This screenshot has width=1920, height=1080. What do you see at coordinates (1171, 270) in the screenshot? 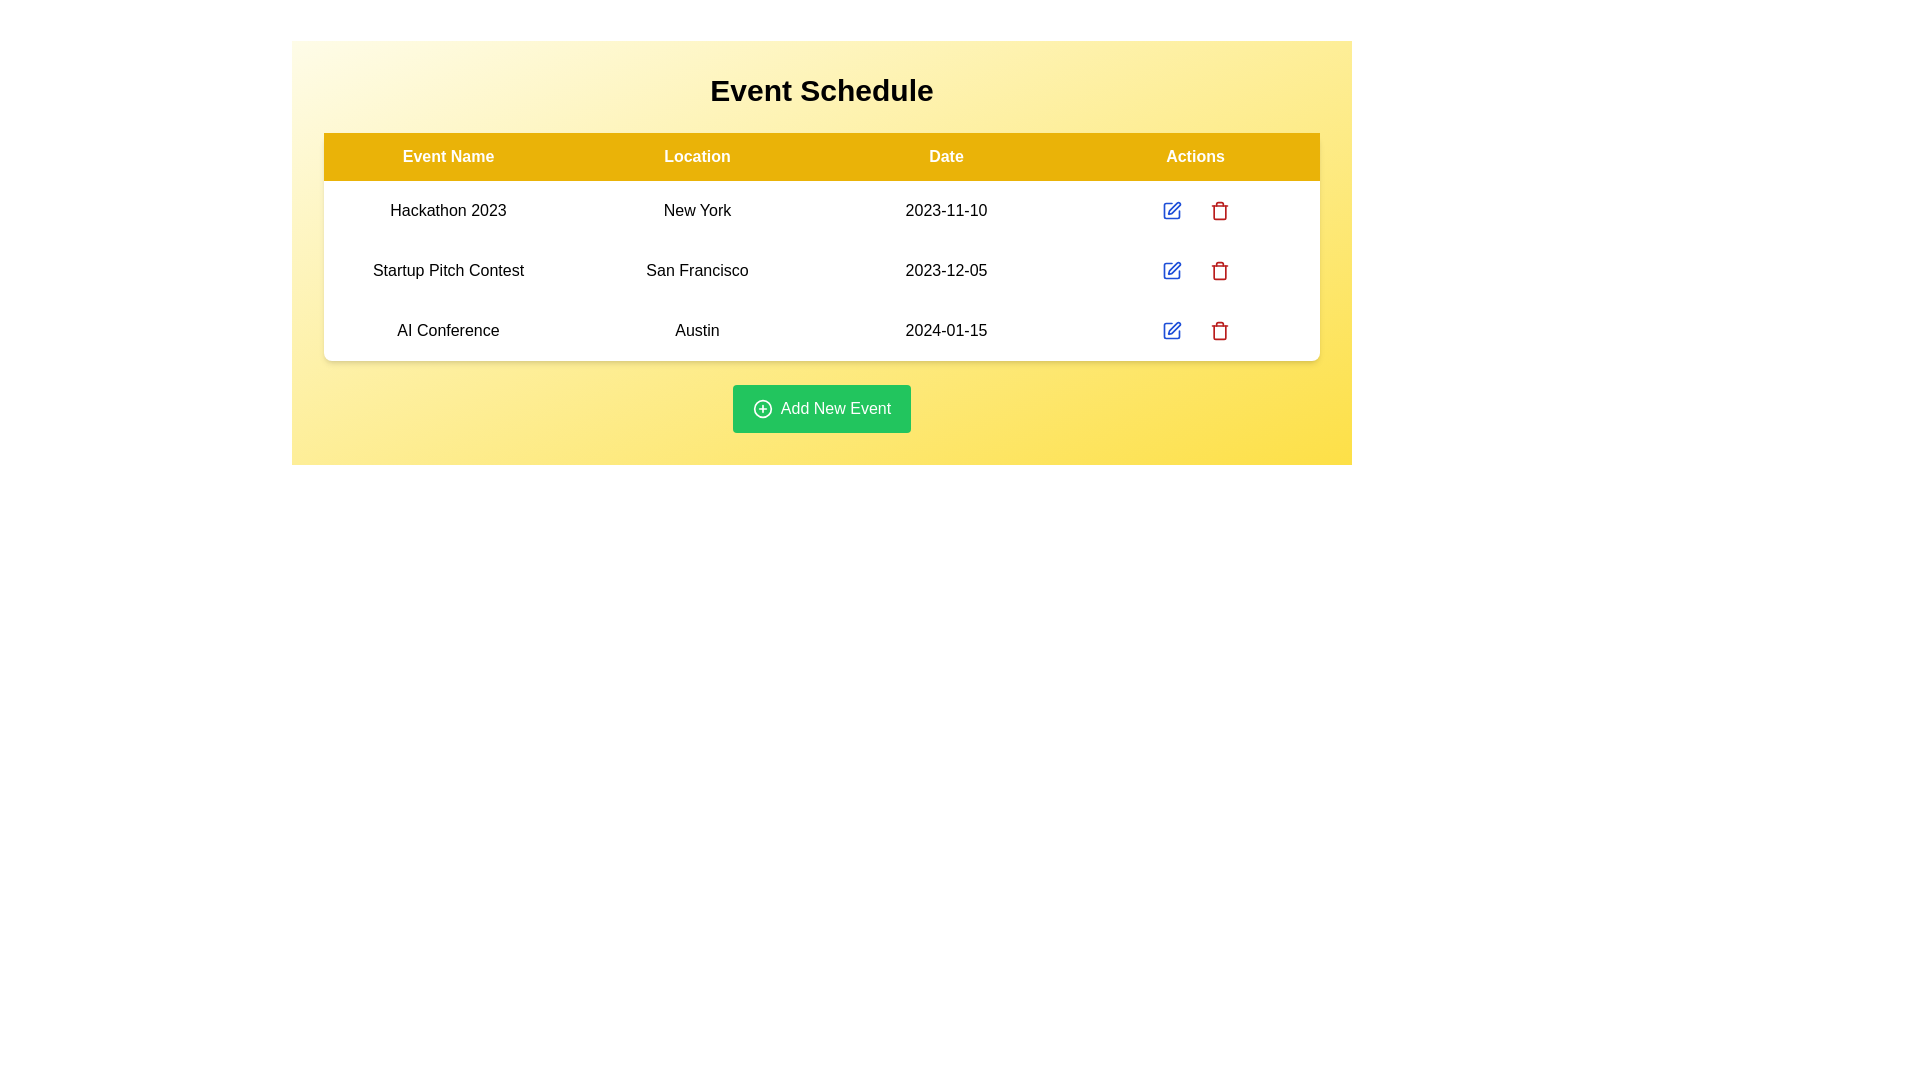
I see `the edit button for the event Startup Pitch Contest` at bounding box center [1171, 270].